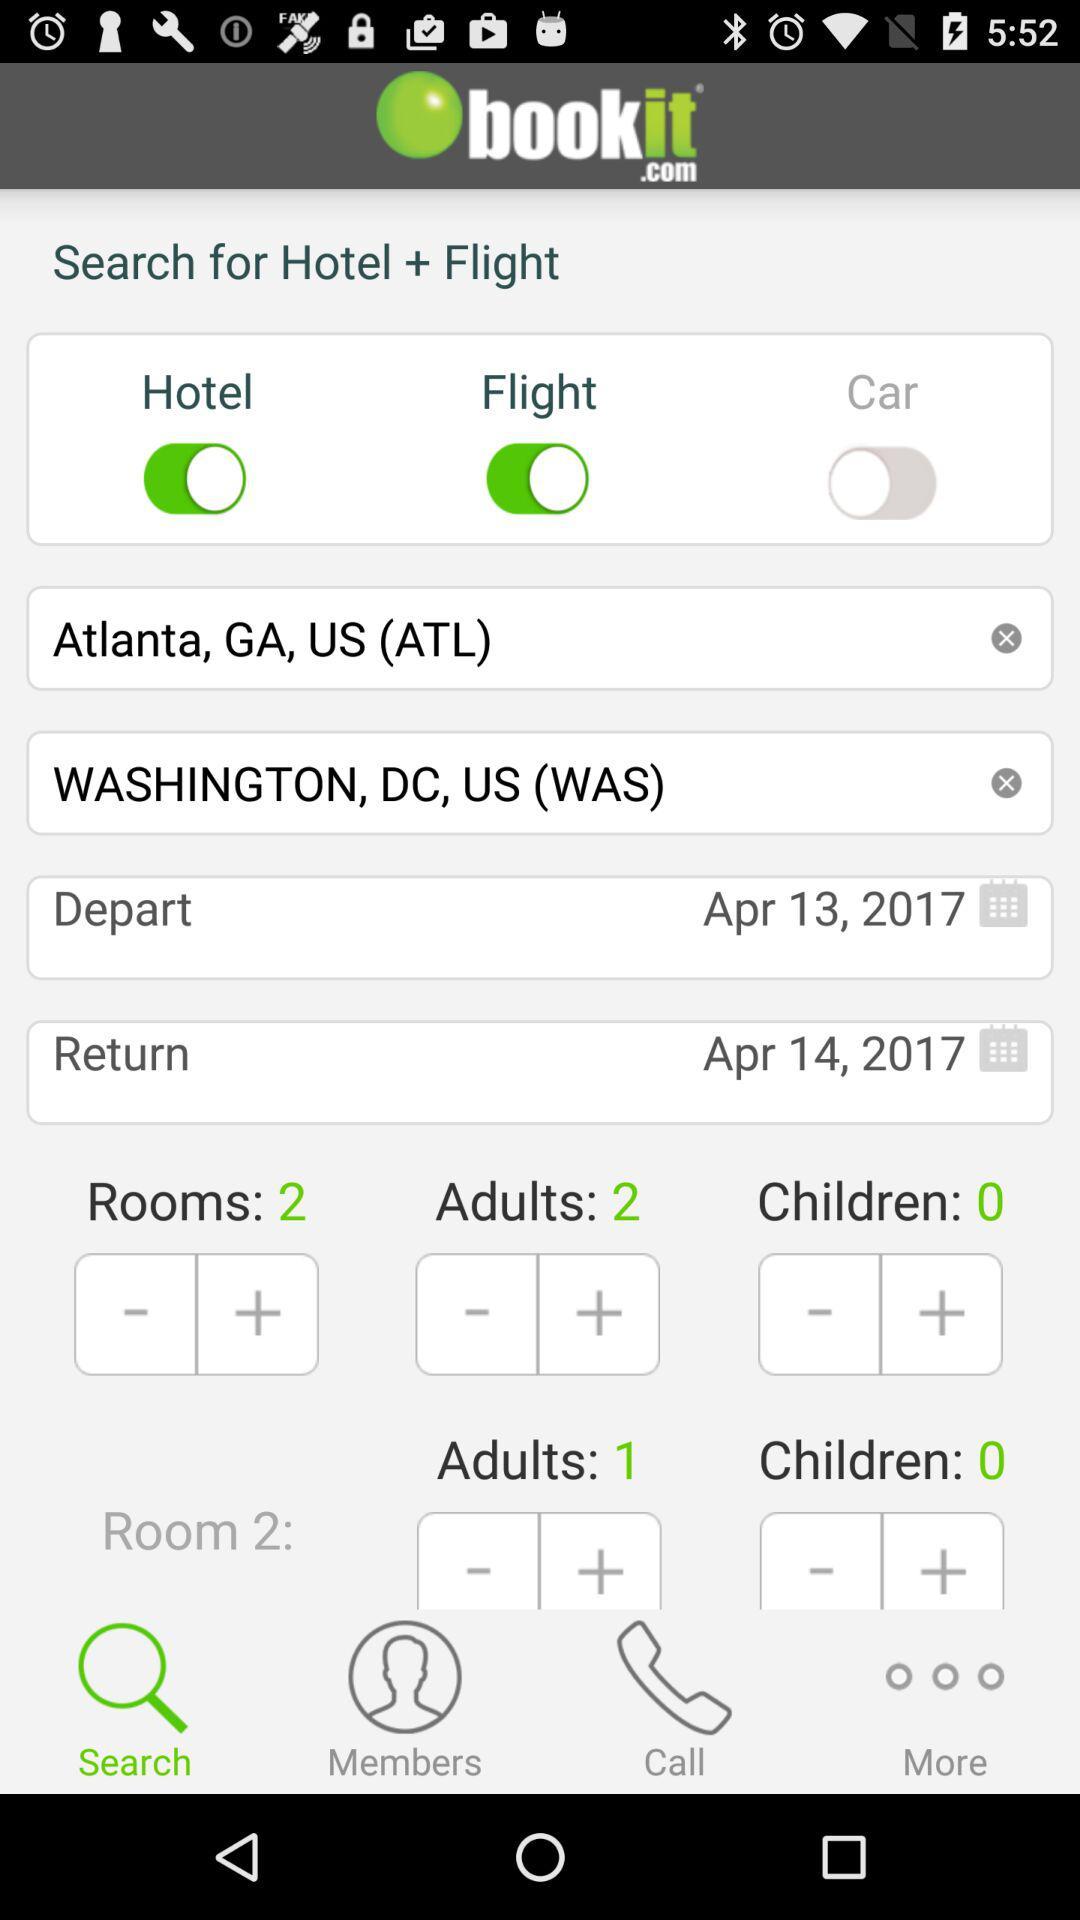 This screenshot has height=1920, width=1080. I want to click on the add icon, so click(597, 1405).